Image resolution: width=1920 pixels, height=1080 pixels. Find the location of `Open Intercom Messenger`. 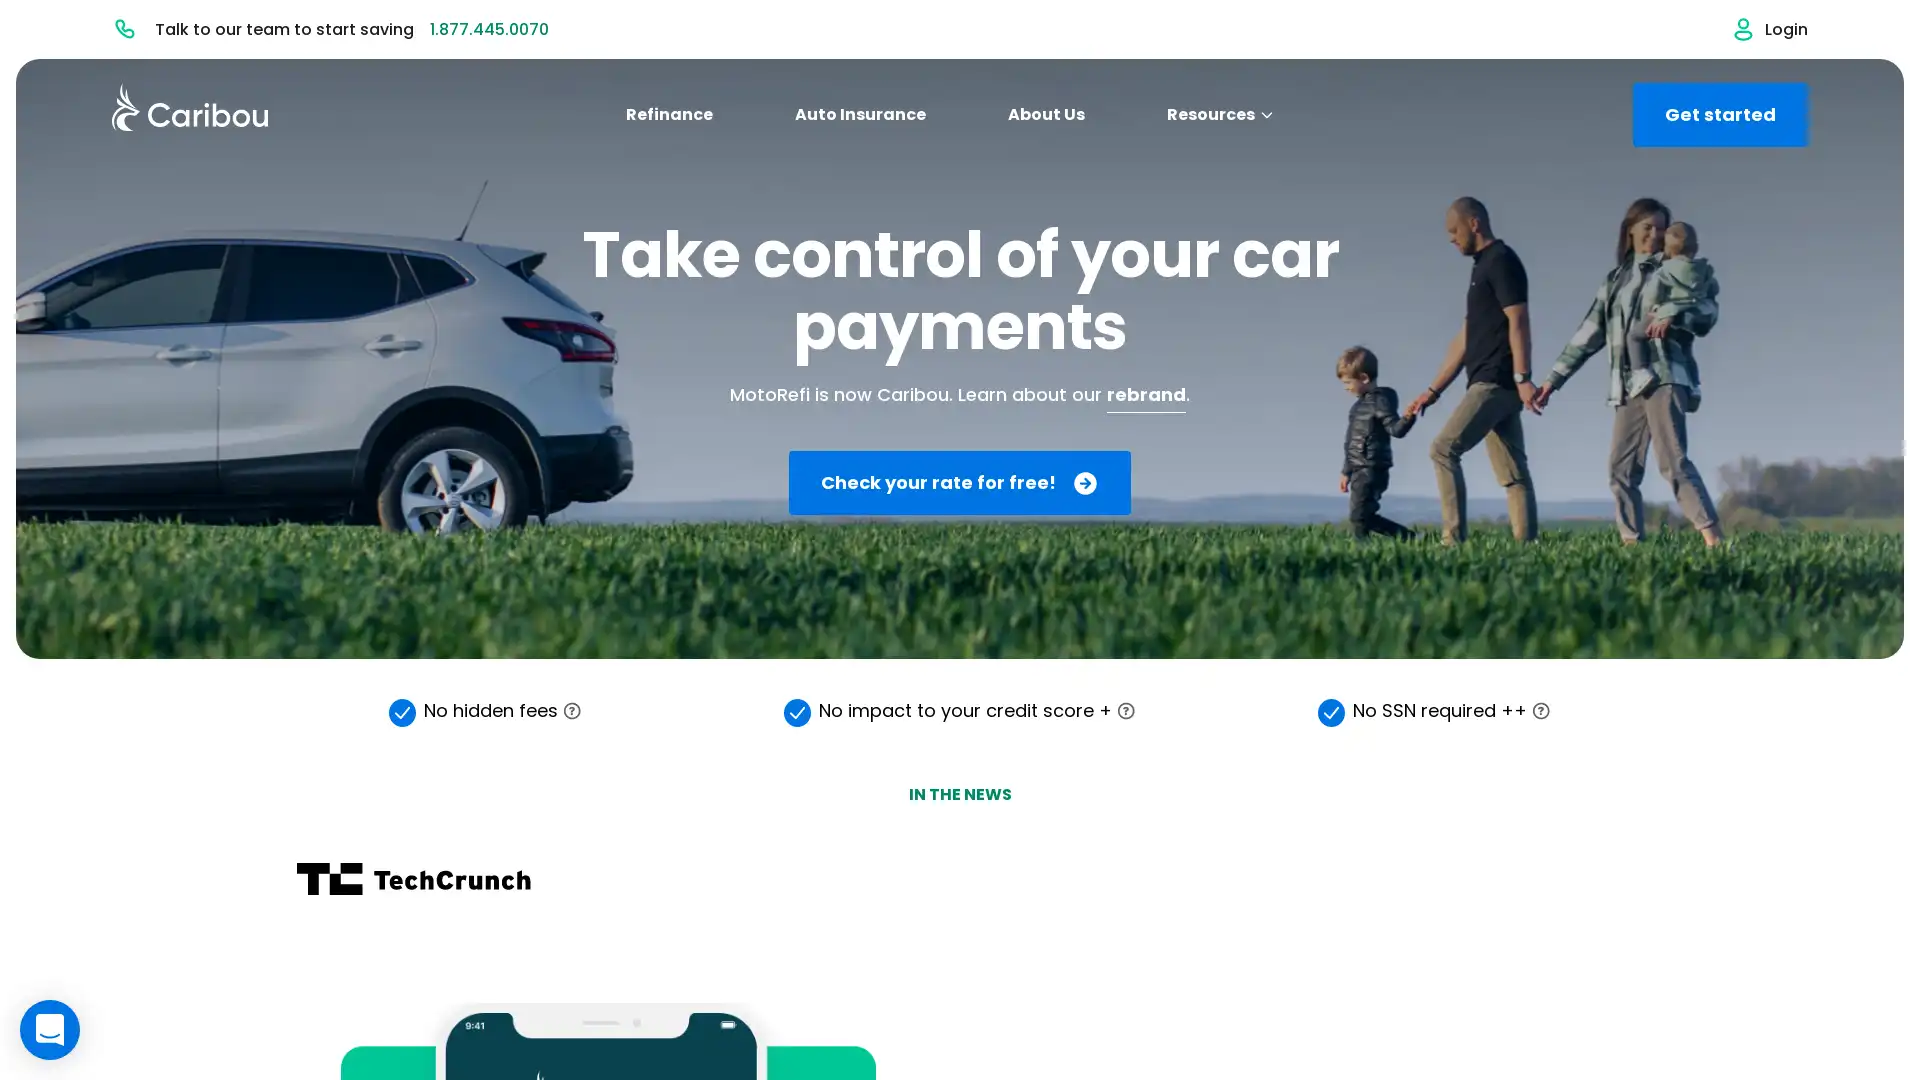

Open Intercom Messenger is located at coordinates (49, 1029).